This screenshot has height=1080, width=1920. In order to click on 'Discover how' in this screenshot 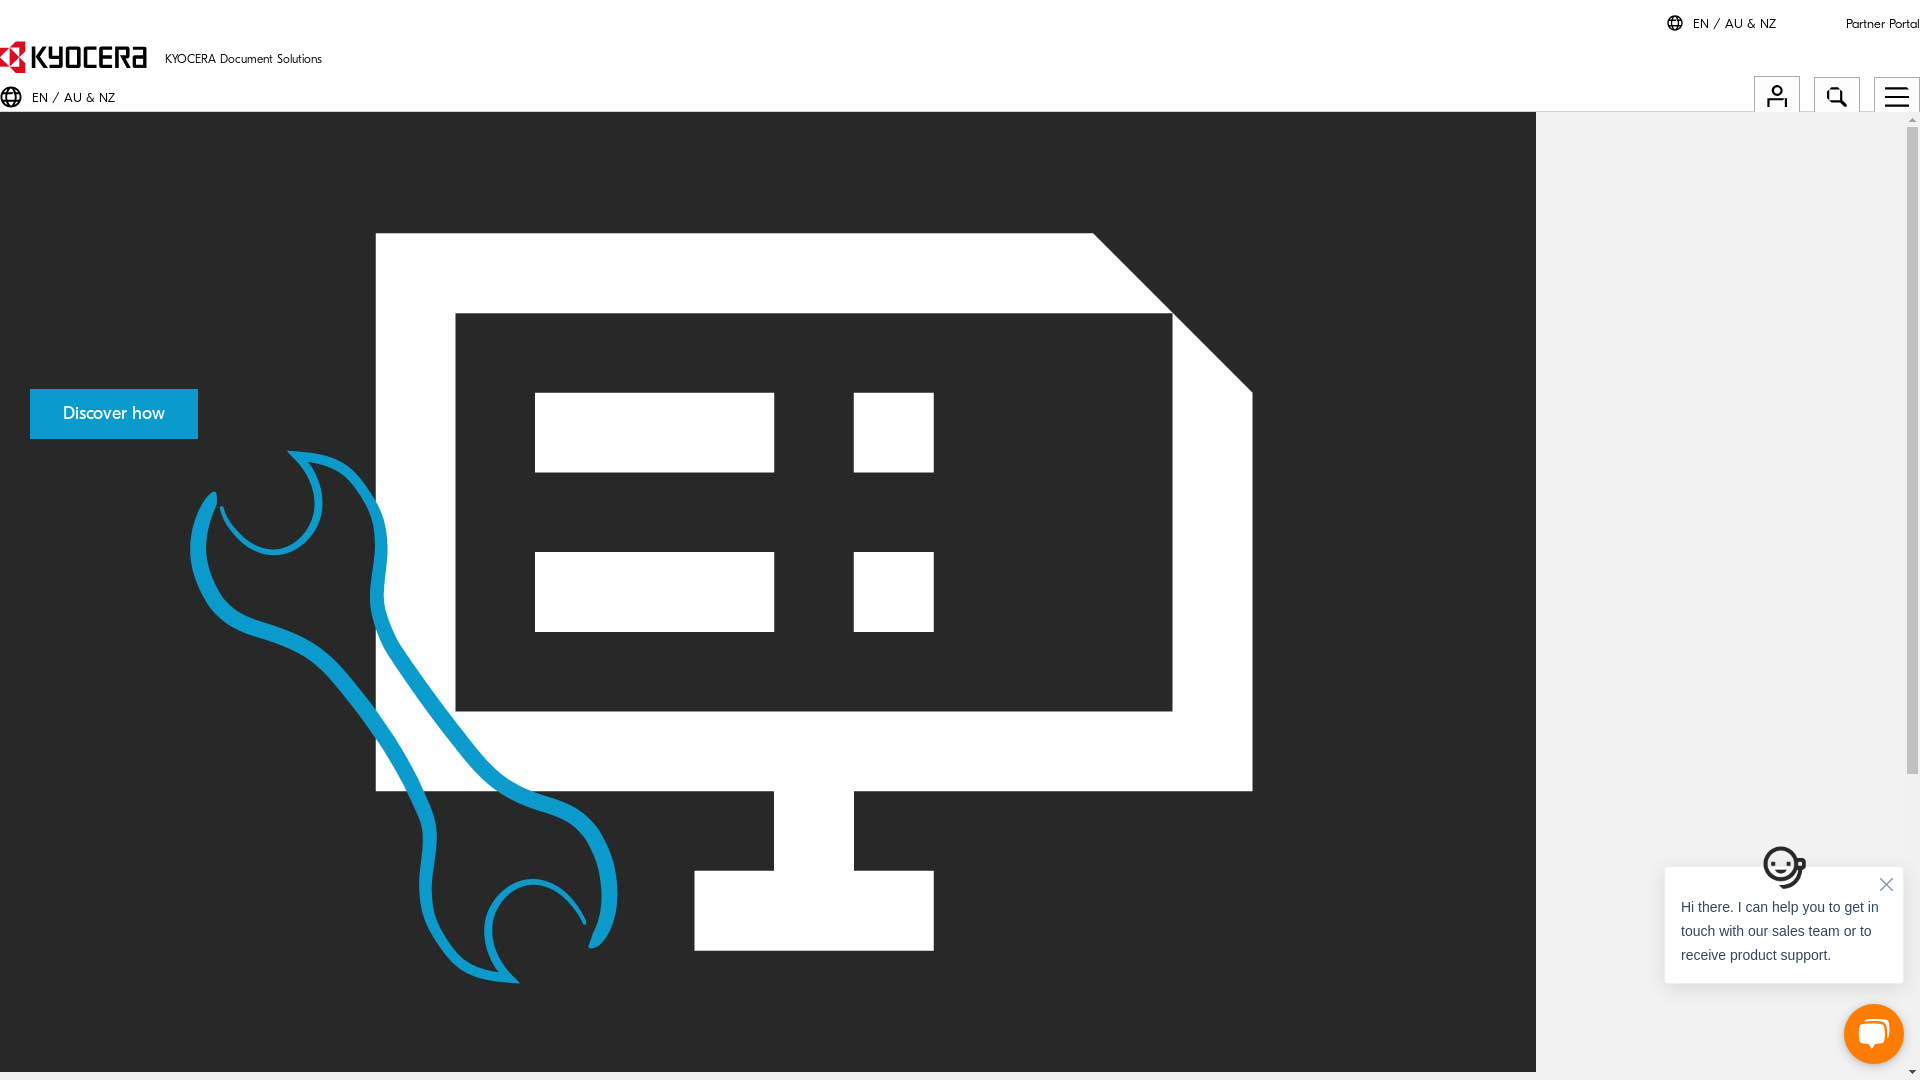, I will do `click(113, 412)`.